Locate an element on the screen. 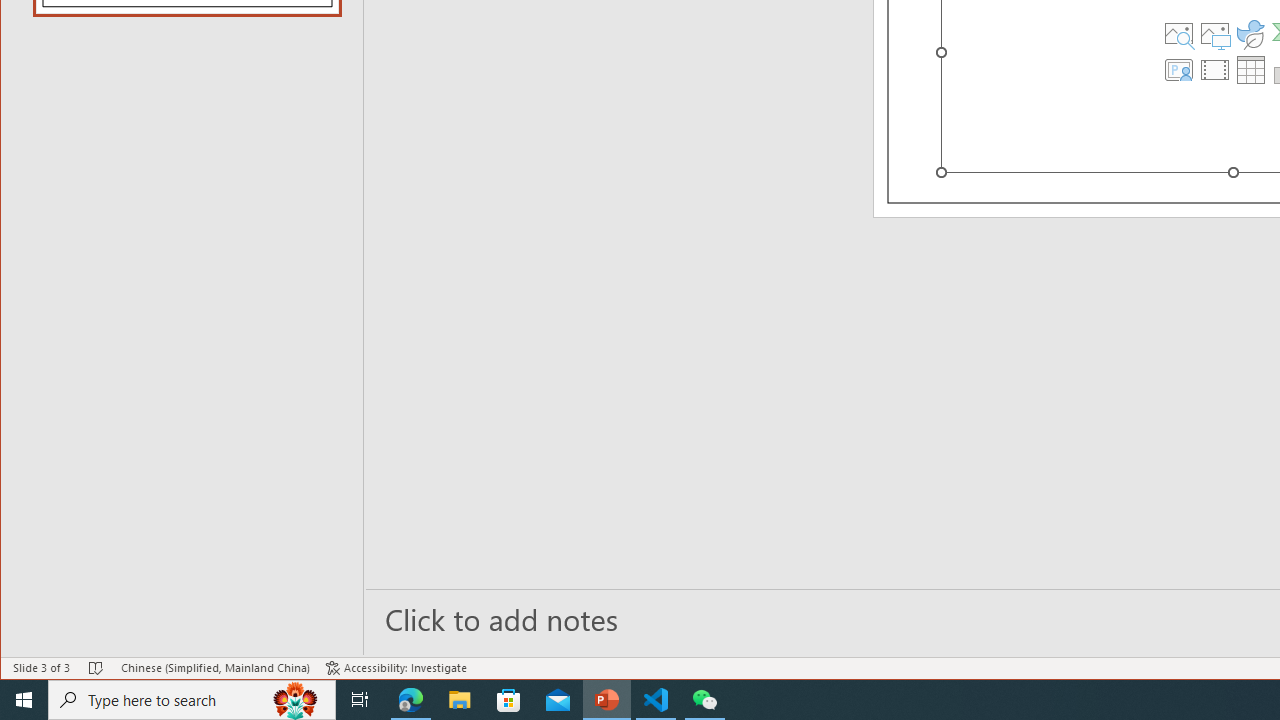  'Stock Images' is located at coordinates (1179, 33).